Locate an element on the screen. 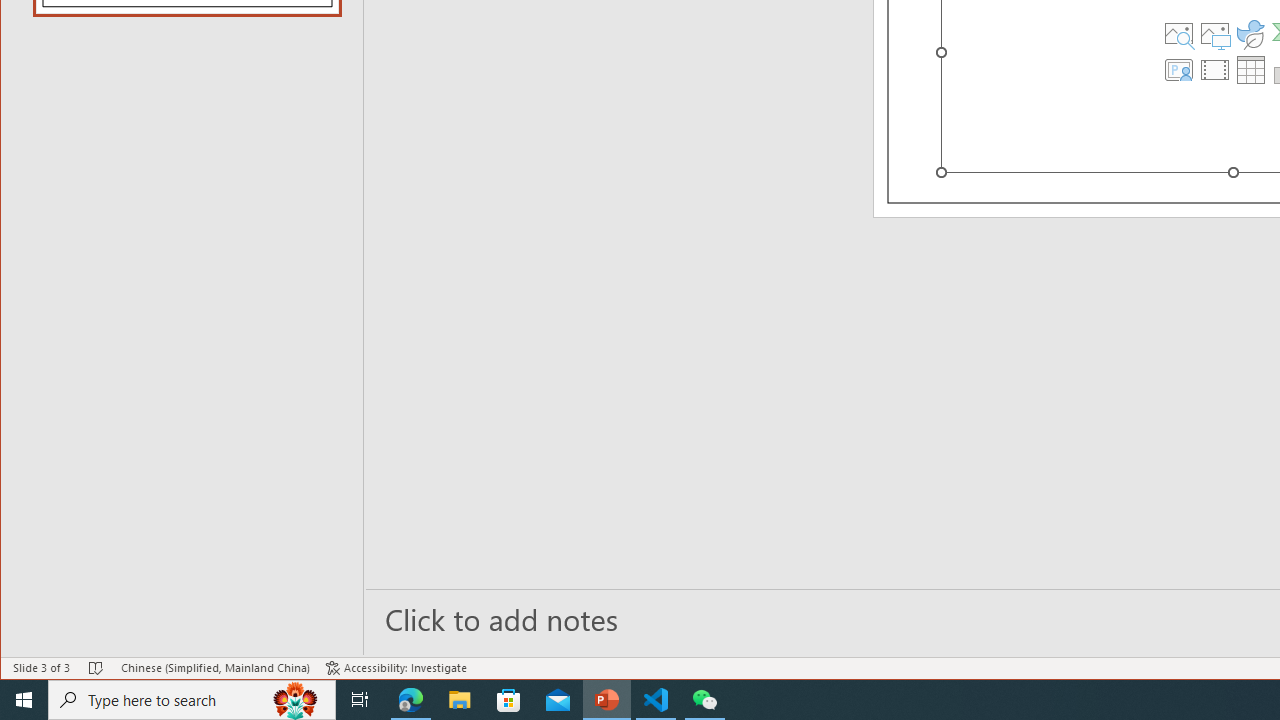  'Stock Images' is located at coordinates (1179, 33).